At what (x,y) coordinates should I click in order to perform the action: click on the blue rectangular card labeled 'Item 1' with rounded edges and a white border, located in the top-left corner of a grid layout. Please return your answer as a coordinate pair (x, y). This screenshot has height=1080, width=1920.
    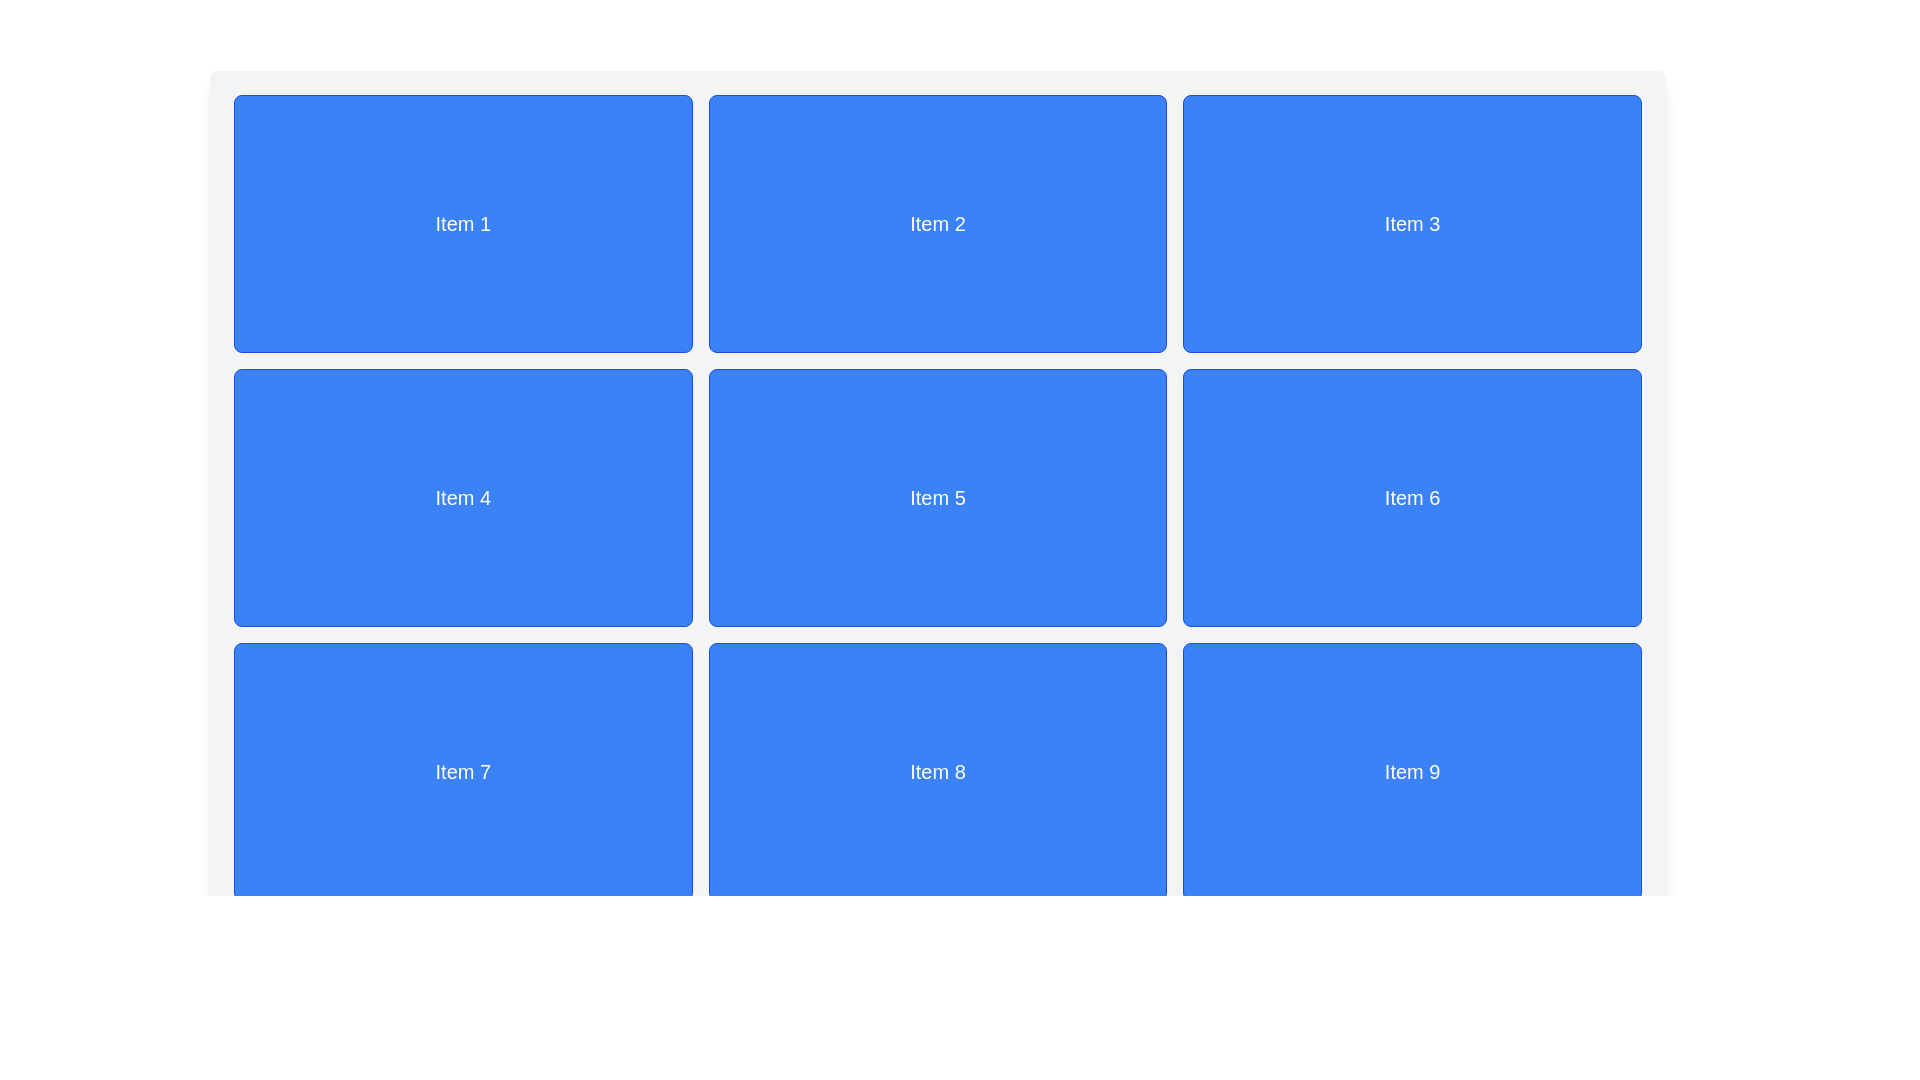
    Looking at the image, I should click on (462, 223).